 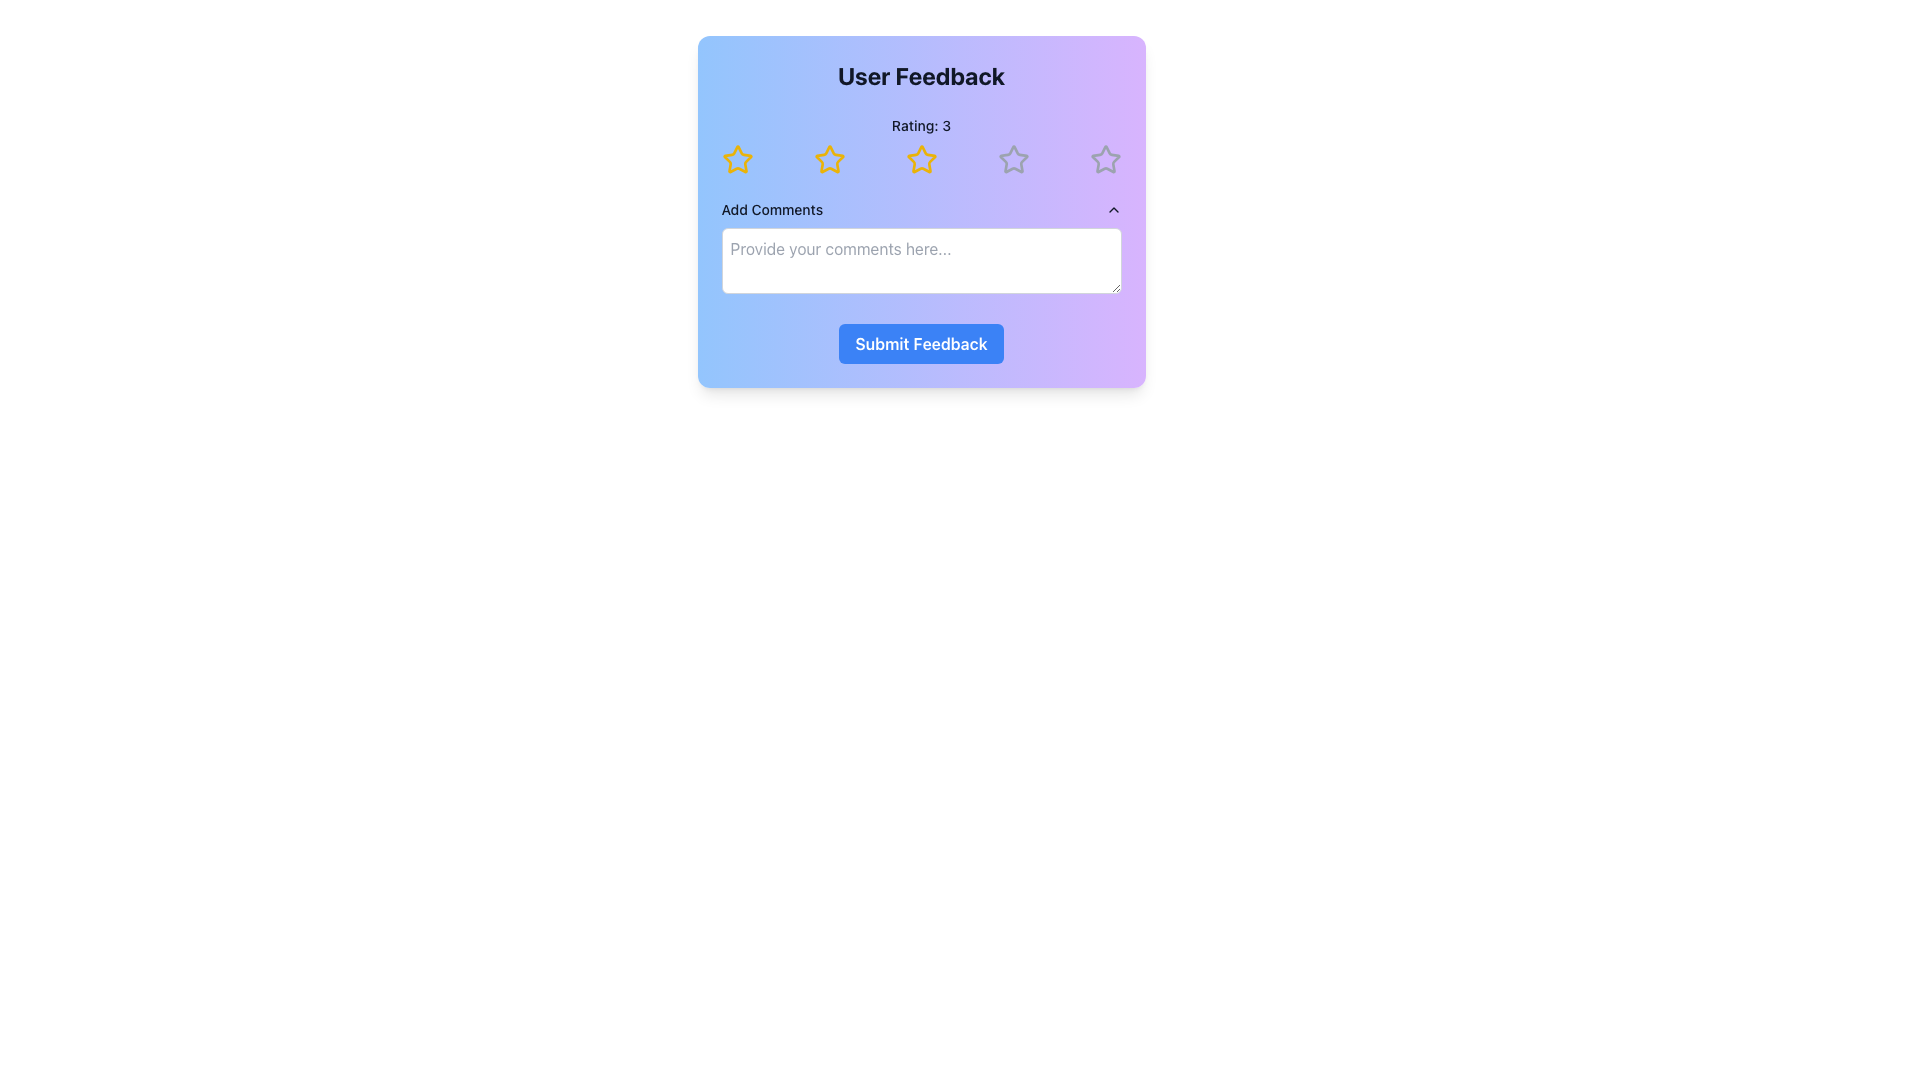 What do you see at coordinates (776, 158) in the screenshot?
I see `the cursor across the five star icons in the rating section` at bounding box center [776, 158].